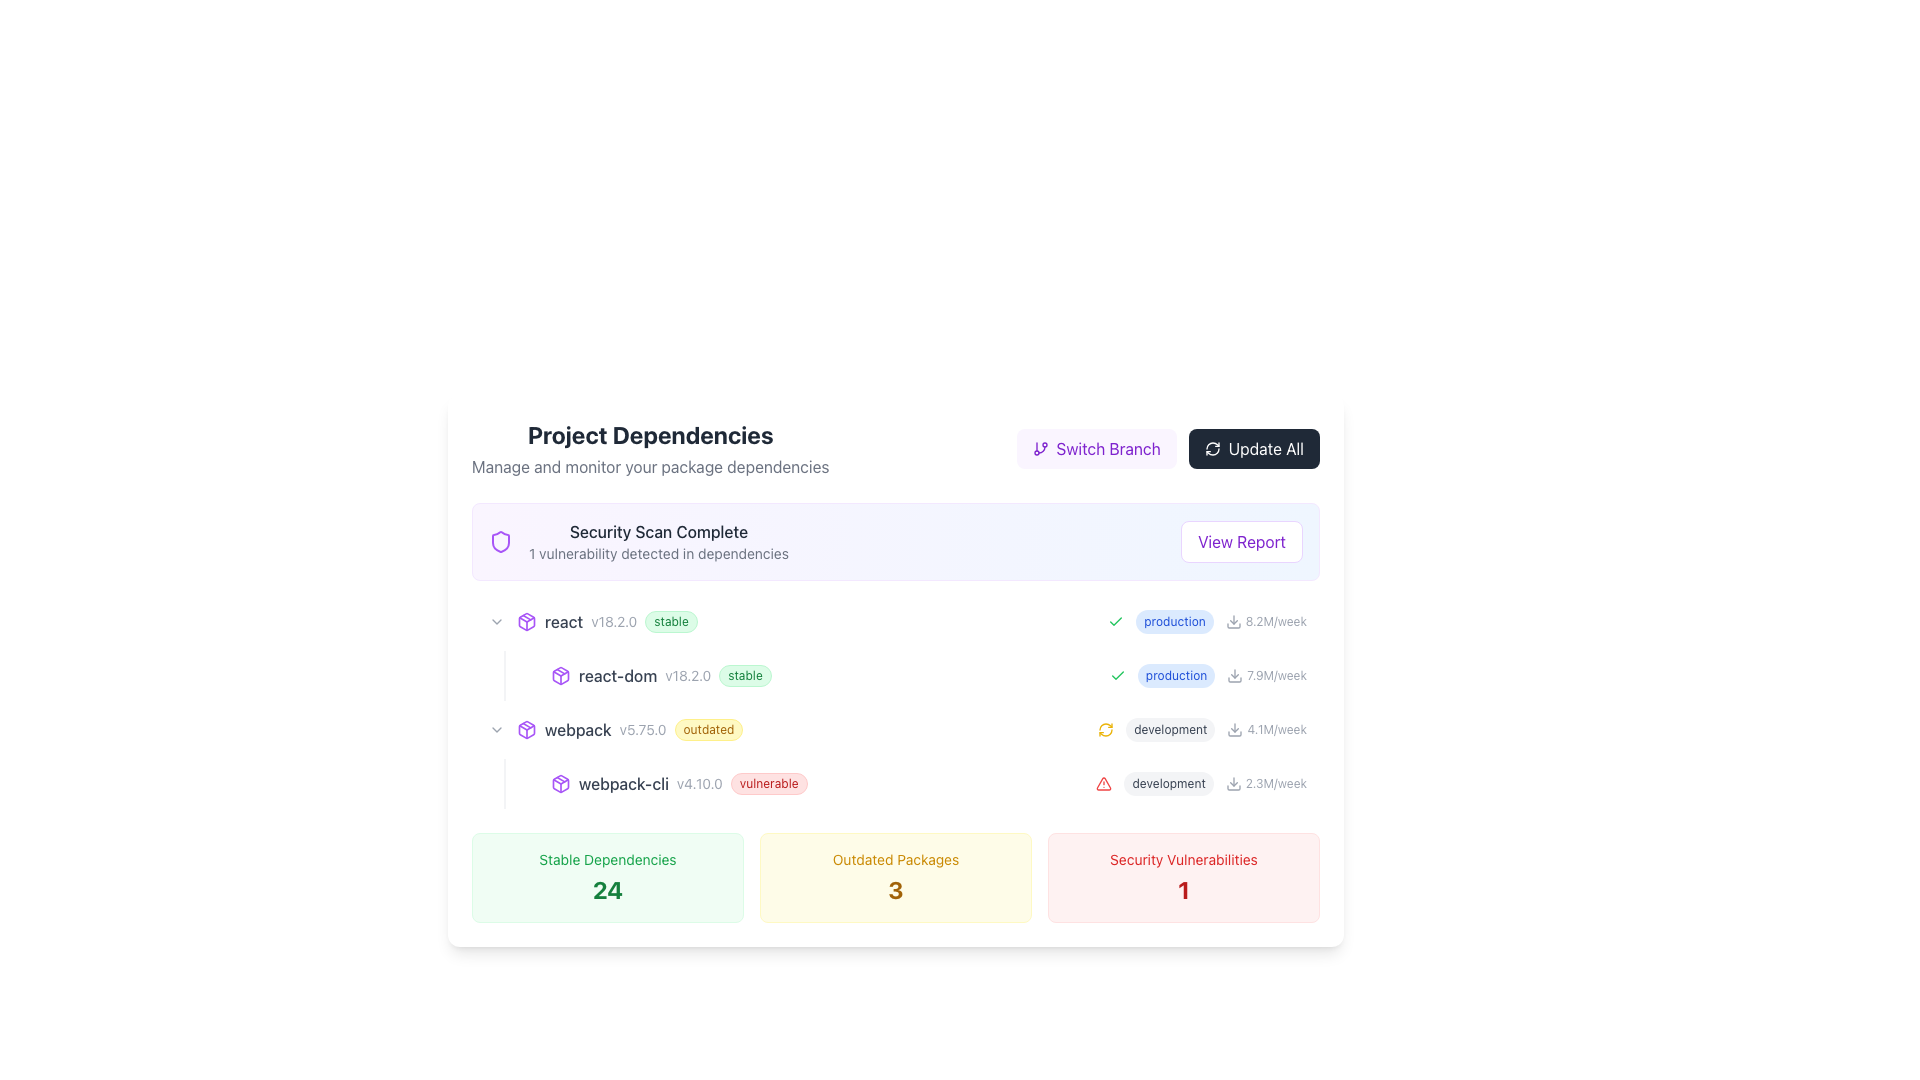 Image resolution: width=1920 pixels, height=1080 pixels. Describe the element at coordinates (1103, 782) in the screenshot. I see `the triangular warning icon to retrieve more information about the associated warning or issue regarding dependencies` at that location.